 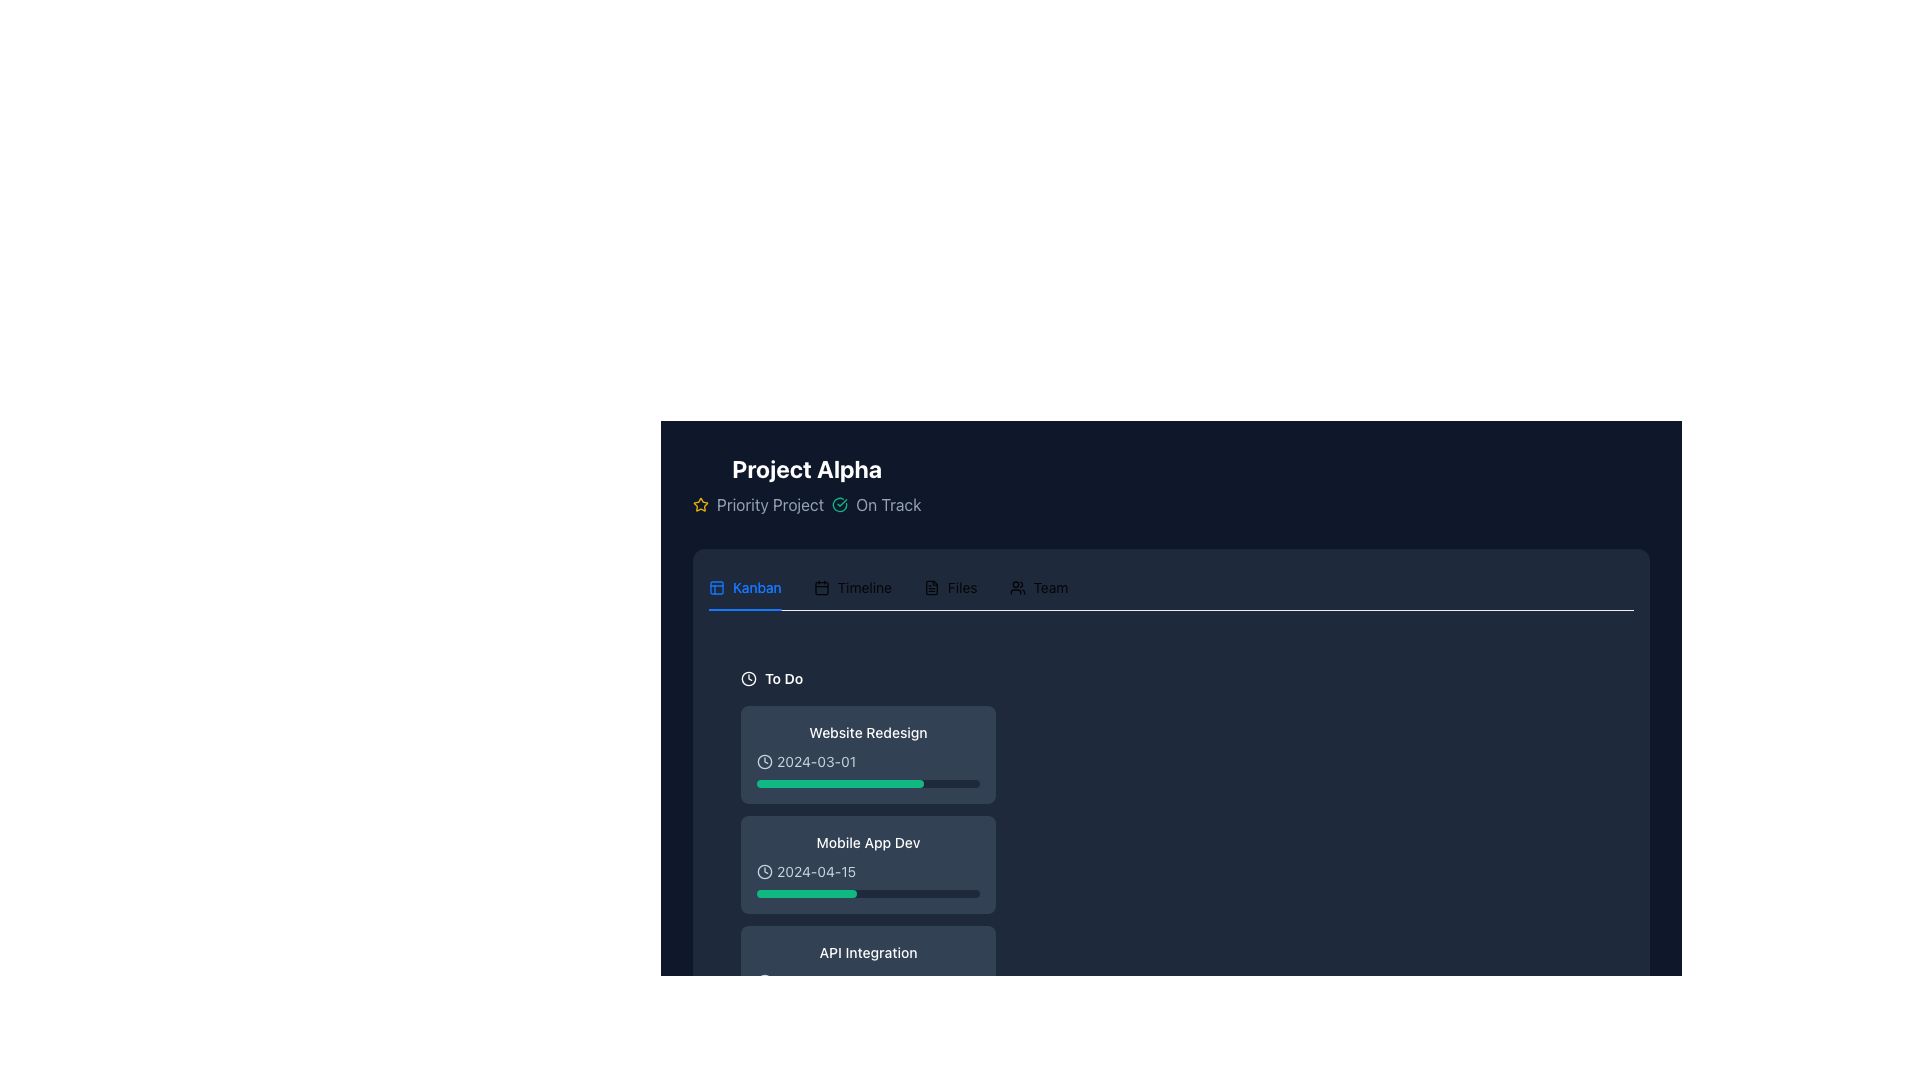 What do you see at coordinates (1038, 586) in the screenshot?
I see `the fourth tab in the horizontal tab bar, located to the right of the 'Files' tab` at bounding box center [1038, 586].